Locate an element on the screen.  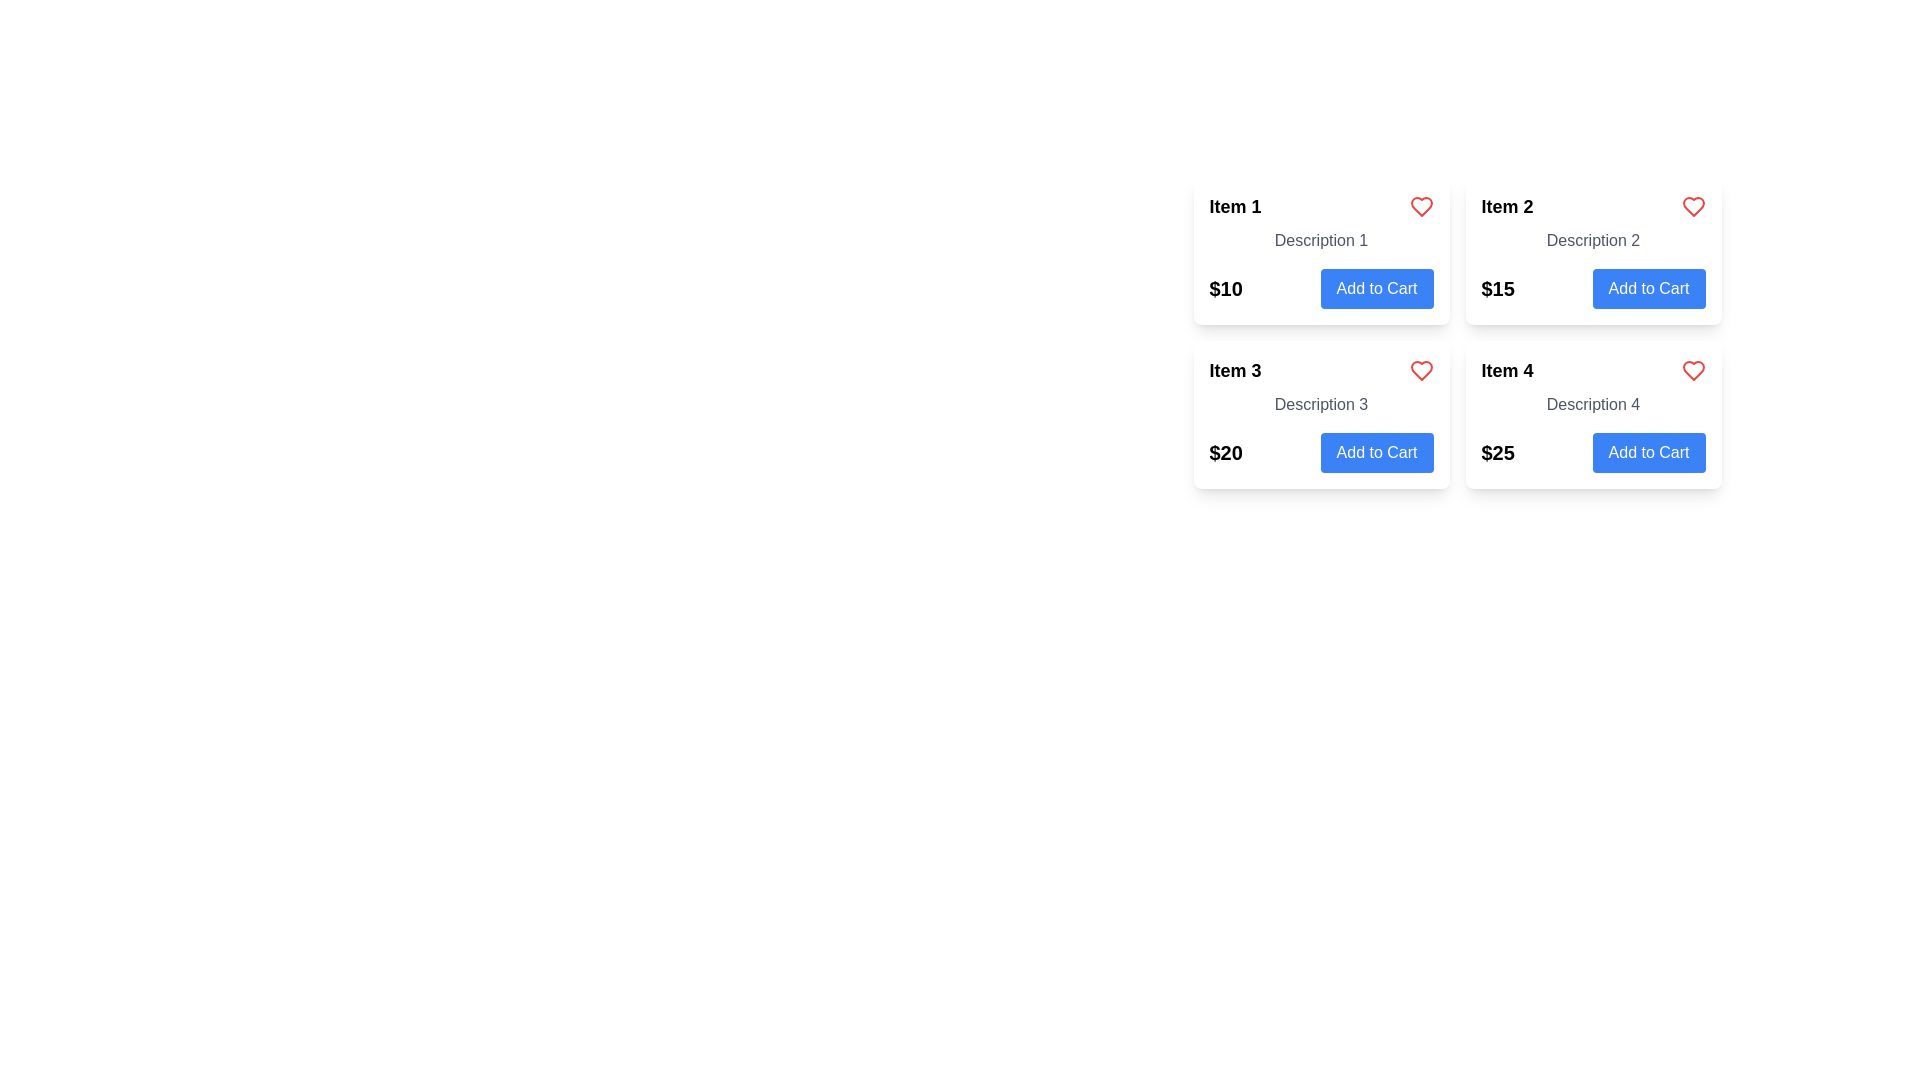
text content of the '$10' label located in the top-left card of the product information grid, just above the 'Add to Cart' button for 'Item 1' is located at coordinates (1225, 289).